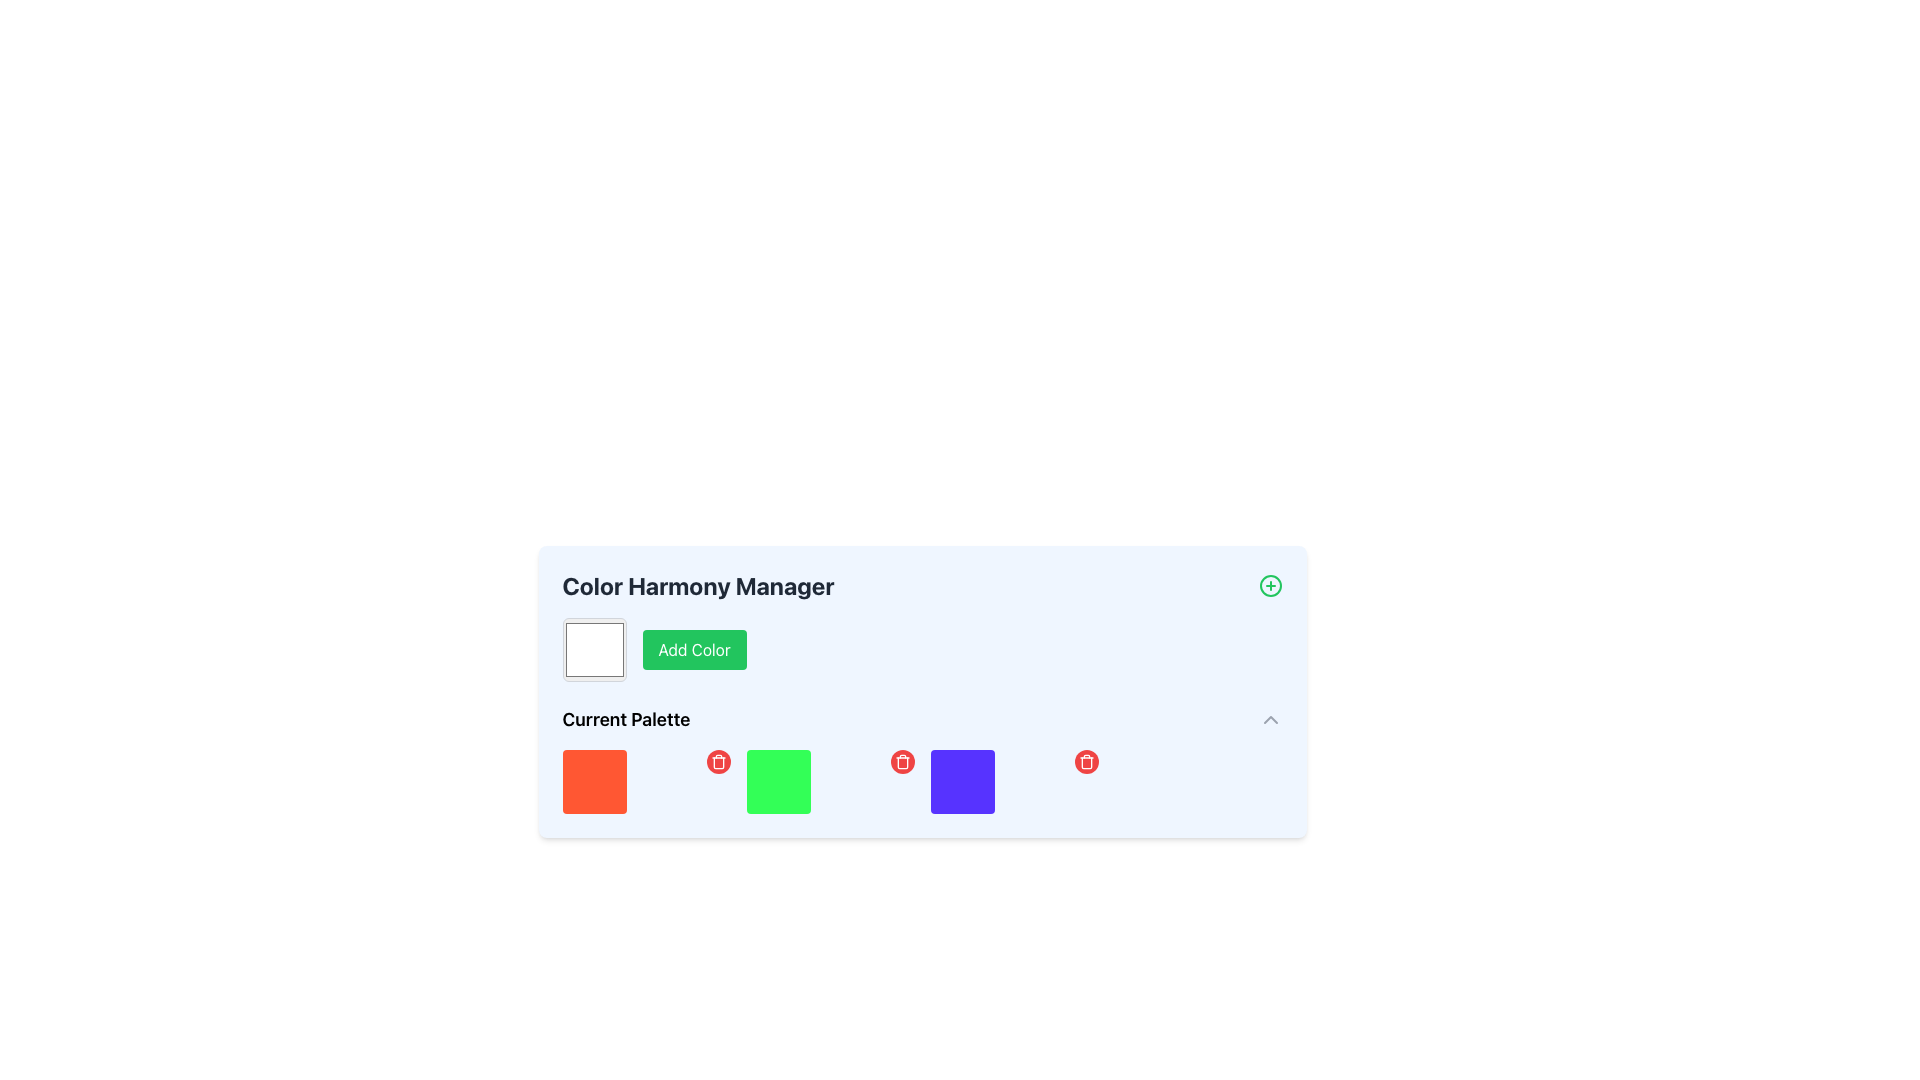 This screenshot has width=1920, height=1080. Describe the element at coordinates (1085, 762) in the screenshot. I see `the delete button located at the top-right corner of the purple square in the 'Current Palette' section` at that location.